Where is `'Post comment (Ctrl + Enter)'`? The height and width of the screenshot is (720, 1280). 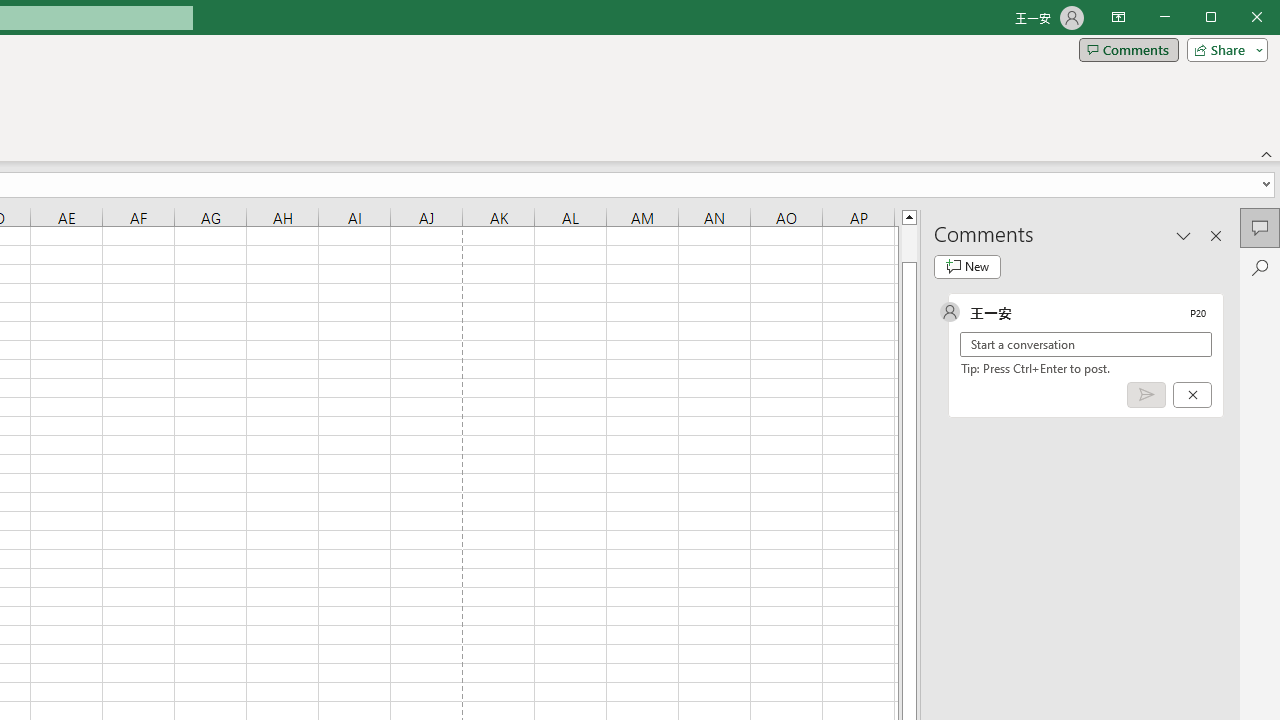
'Post comment (Ctrl + Enter)' is located at coordinates (1146, 395).